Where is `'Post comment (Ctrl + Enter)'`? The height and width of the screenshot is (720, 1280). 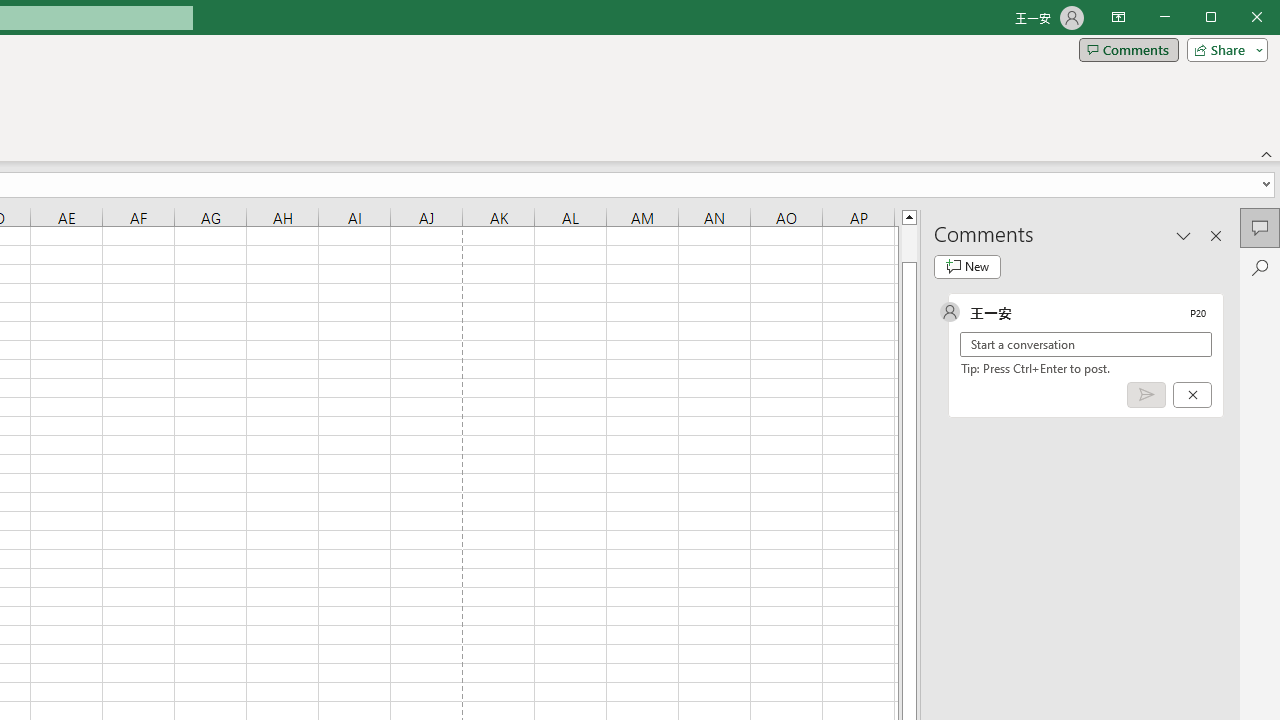
'Post comment (Ctrl + Enter)' is located at coordinates (1146, 395).